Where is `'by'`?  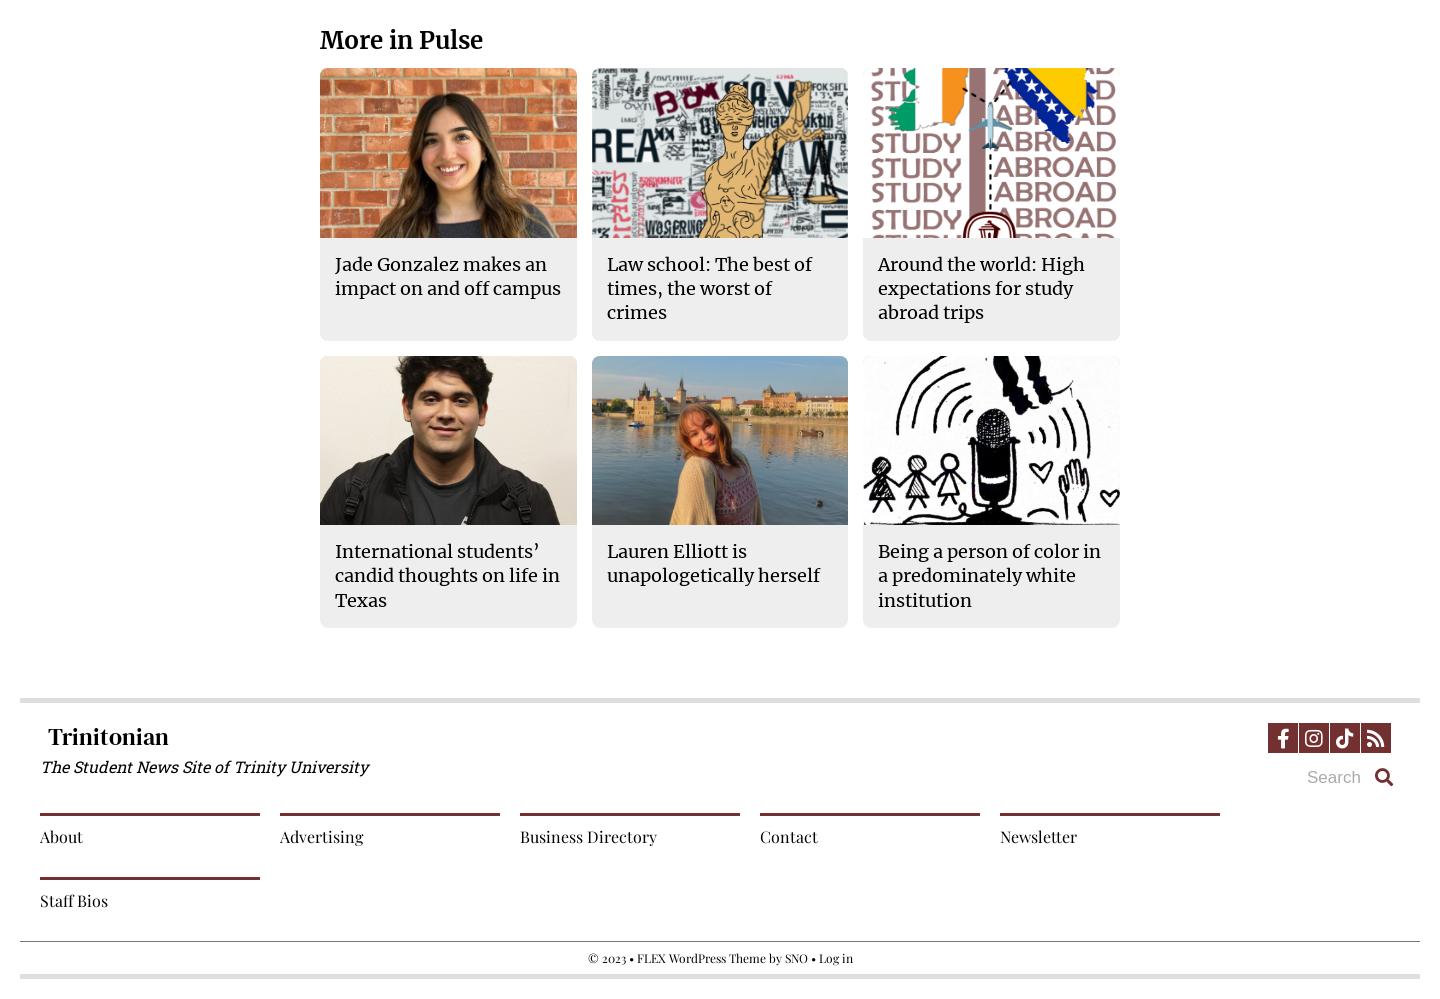
'by' is located at coordinates (773, 956).